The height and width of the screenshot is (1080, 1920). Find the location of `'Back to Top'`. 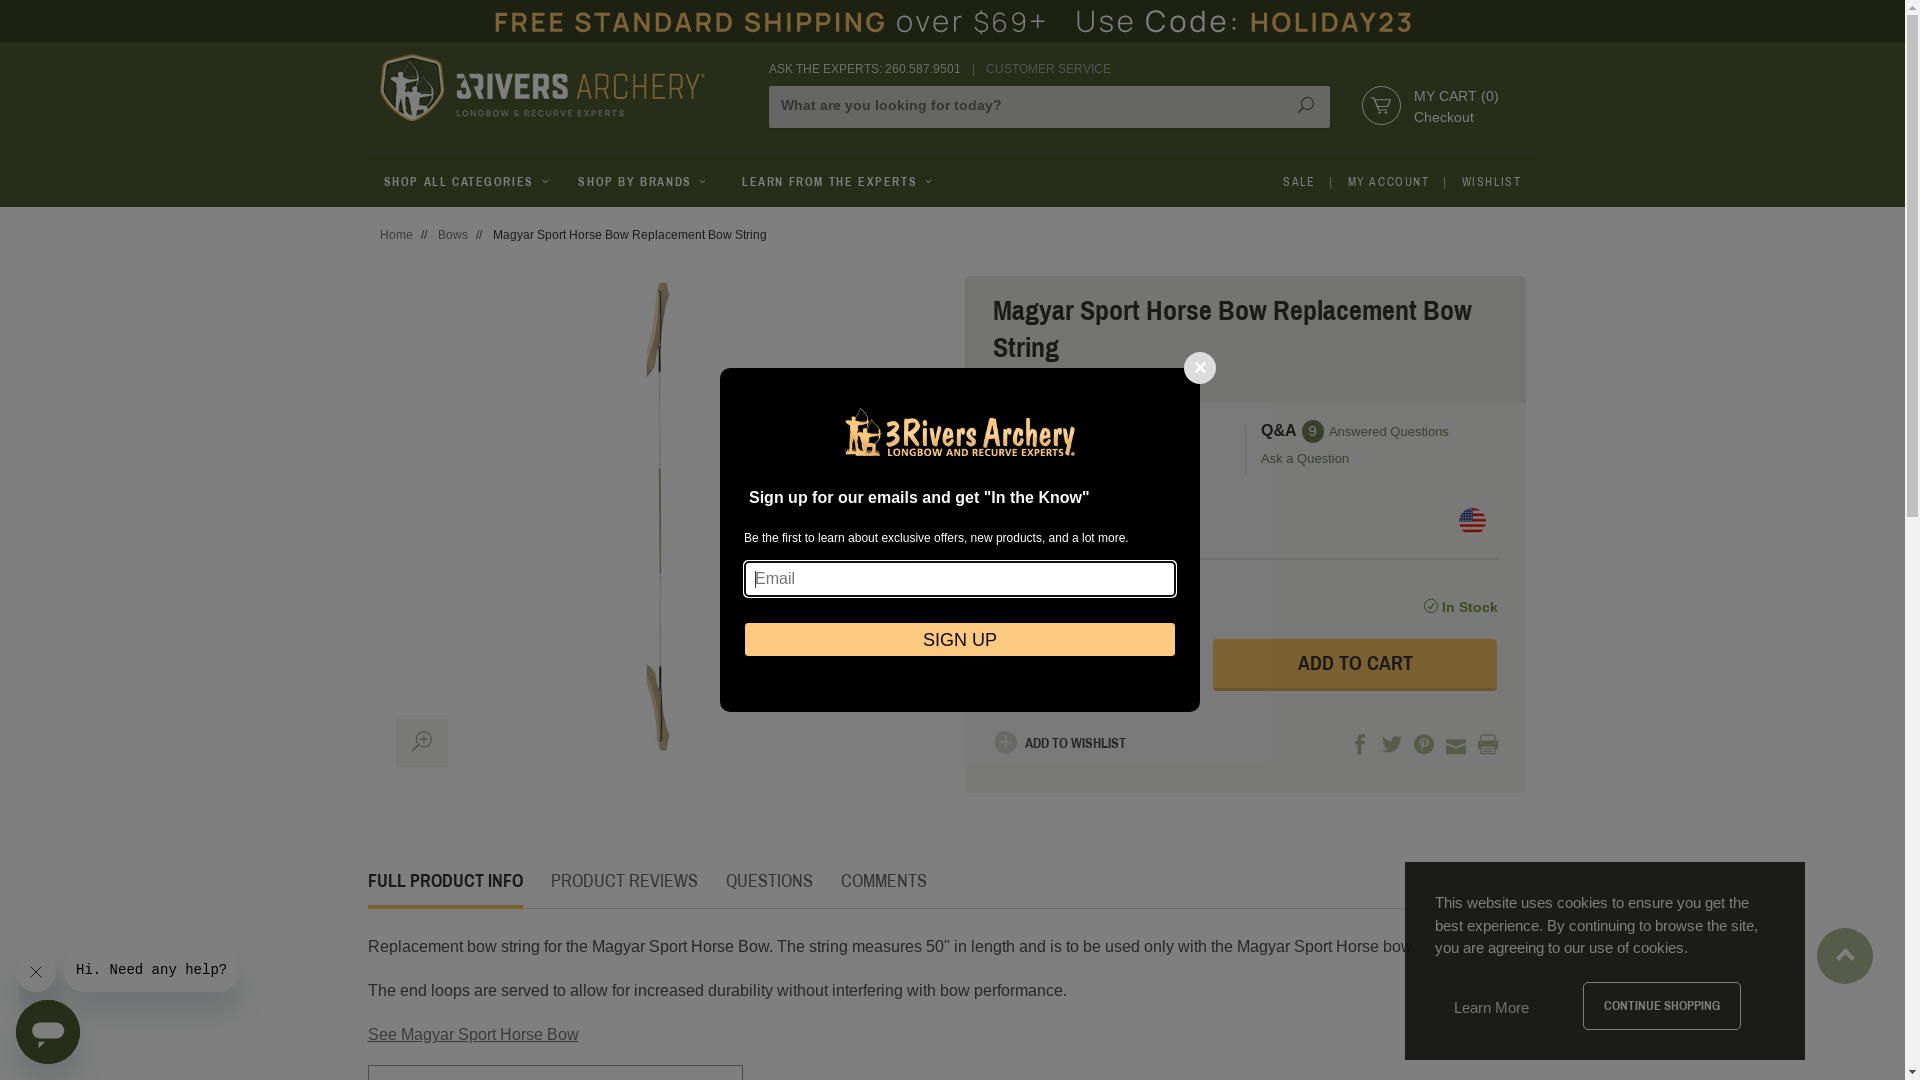

'Back to Top' is located at coordinates (1843, 955).